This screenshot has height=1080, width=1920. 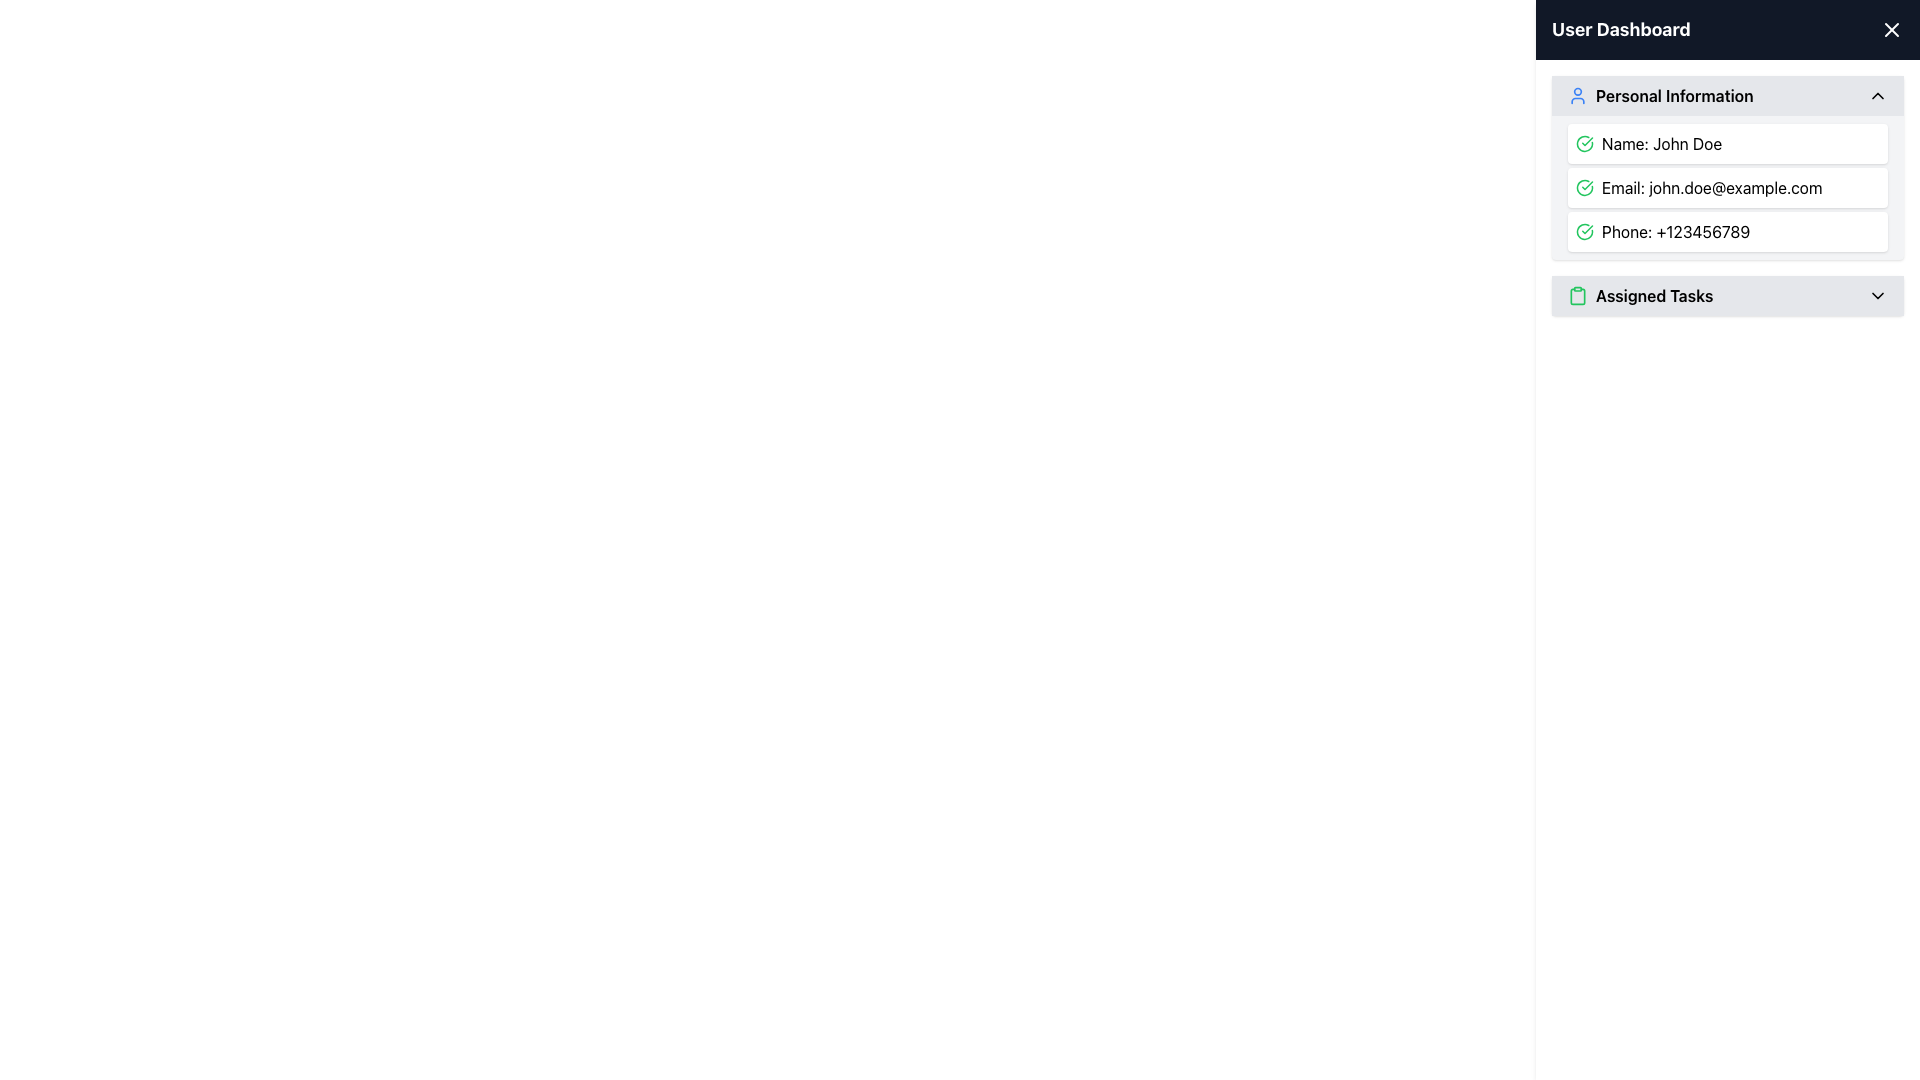 What do you see at coordinates (1662, 142) in the screenshot?
I see `the text label displaying the user's full name 'John Doe' located in the 'Personal Information' panel` at bounding box center [1662, 142].